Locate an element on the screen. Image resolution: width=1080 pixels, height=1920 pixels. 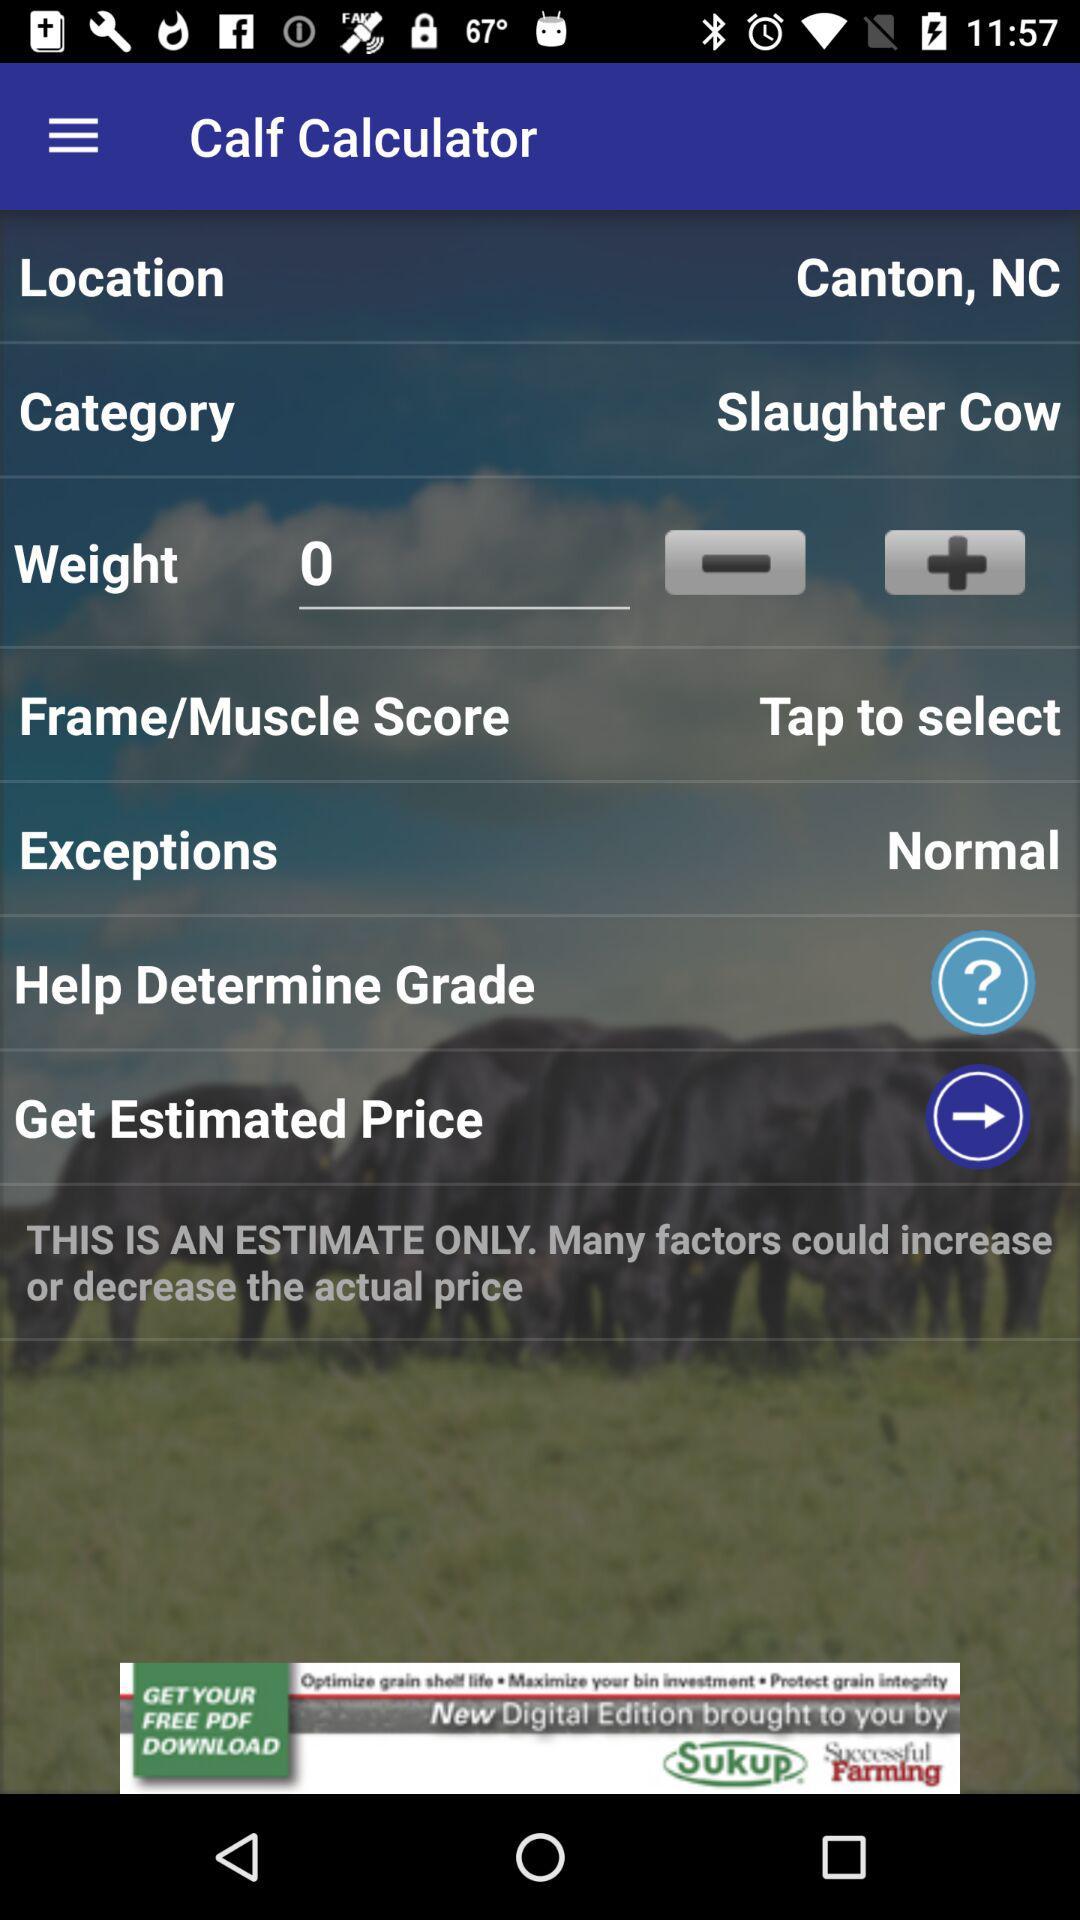
advertisement is located at coordinates (540, 1727).